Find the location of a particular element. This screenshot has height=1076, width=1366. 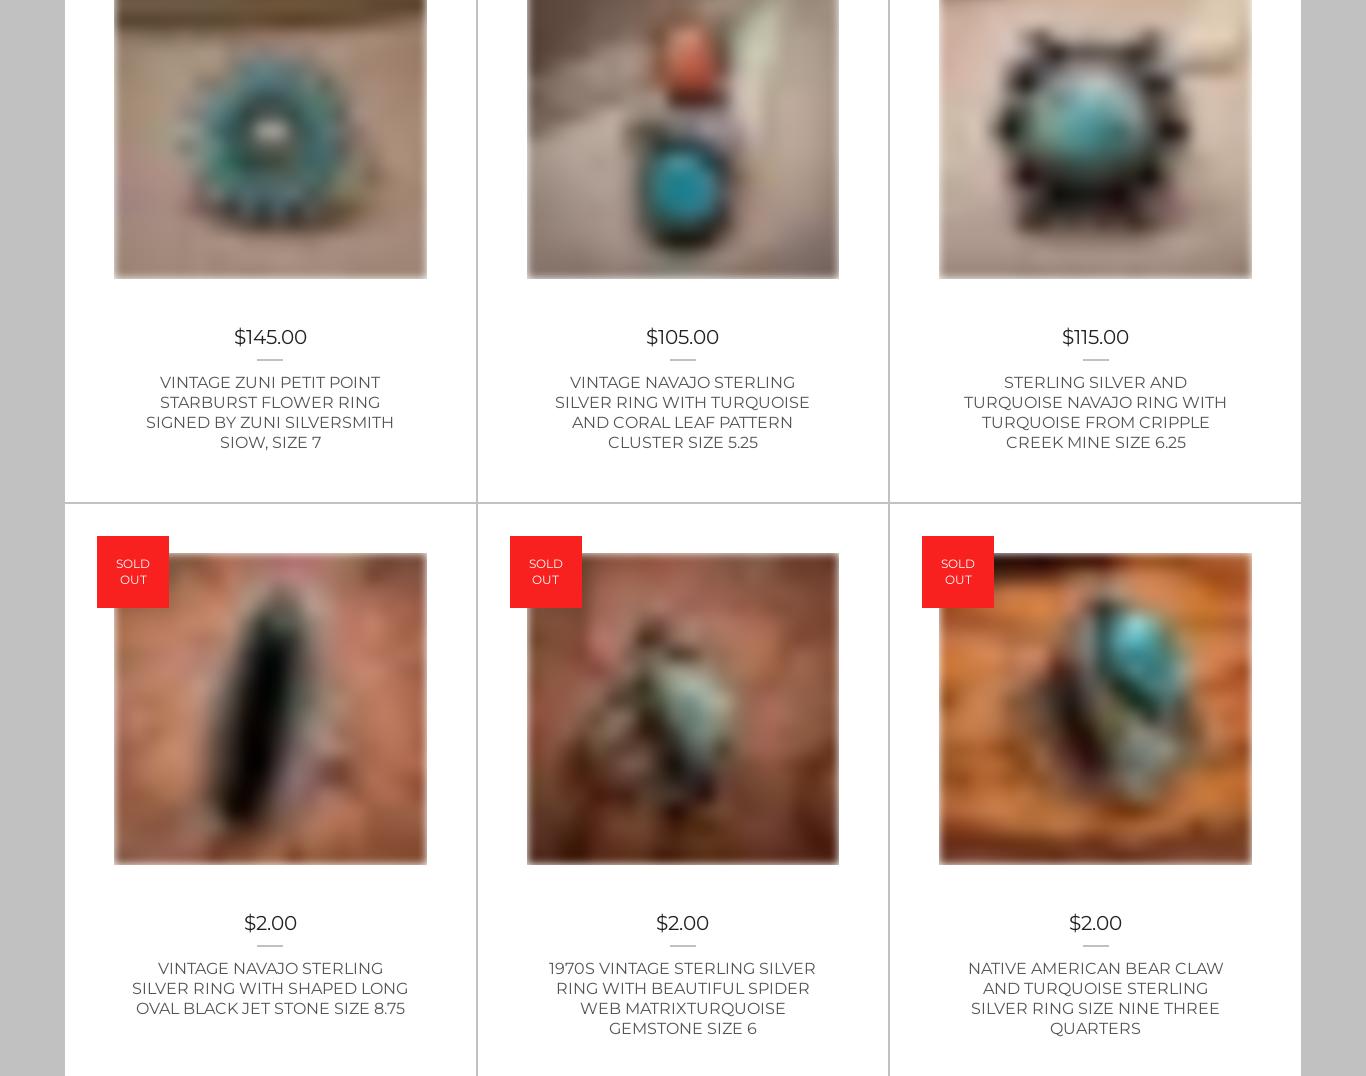

'Vintage Zuni Petit Point  Starburst Flower Ring signed by Zuni Silversmith Siow, size 7' is located at coordinates (270, 411).